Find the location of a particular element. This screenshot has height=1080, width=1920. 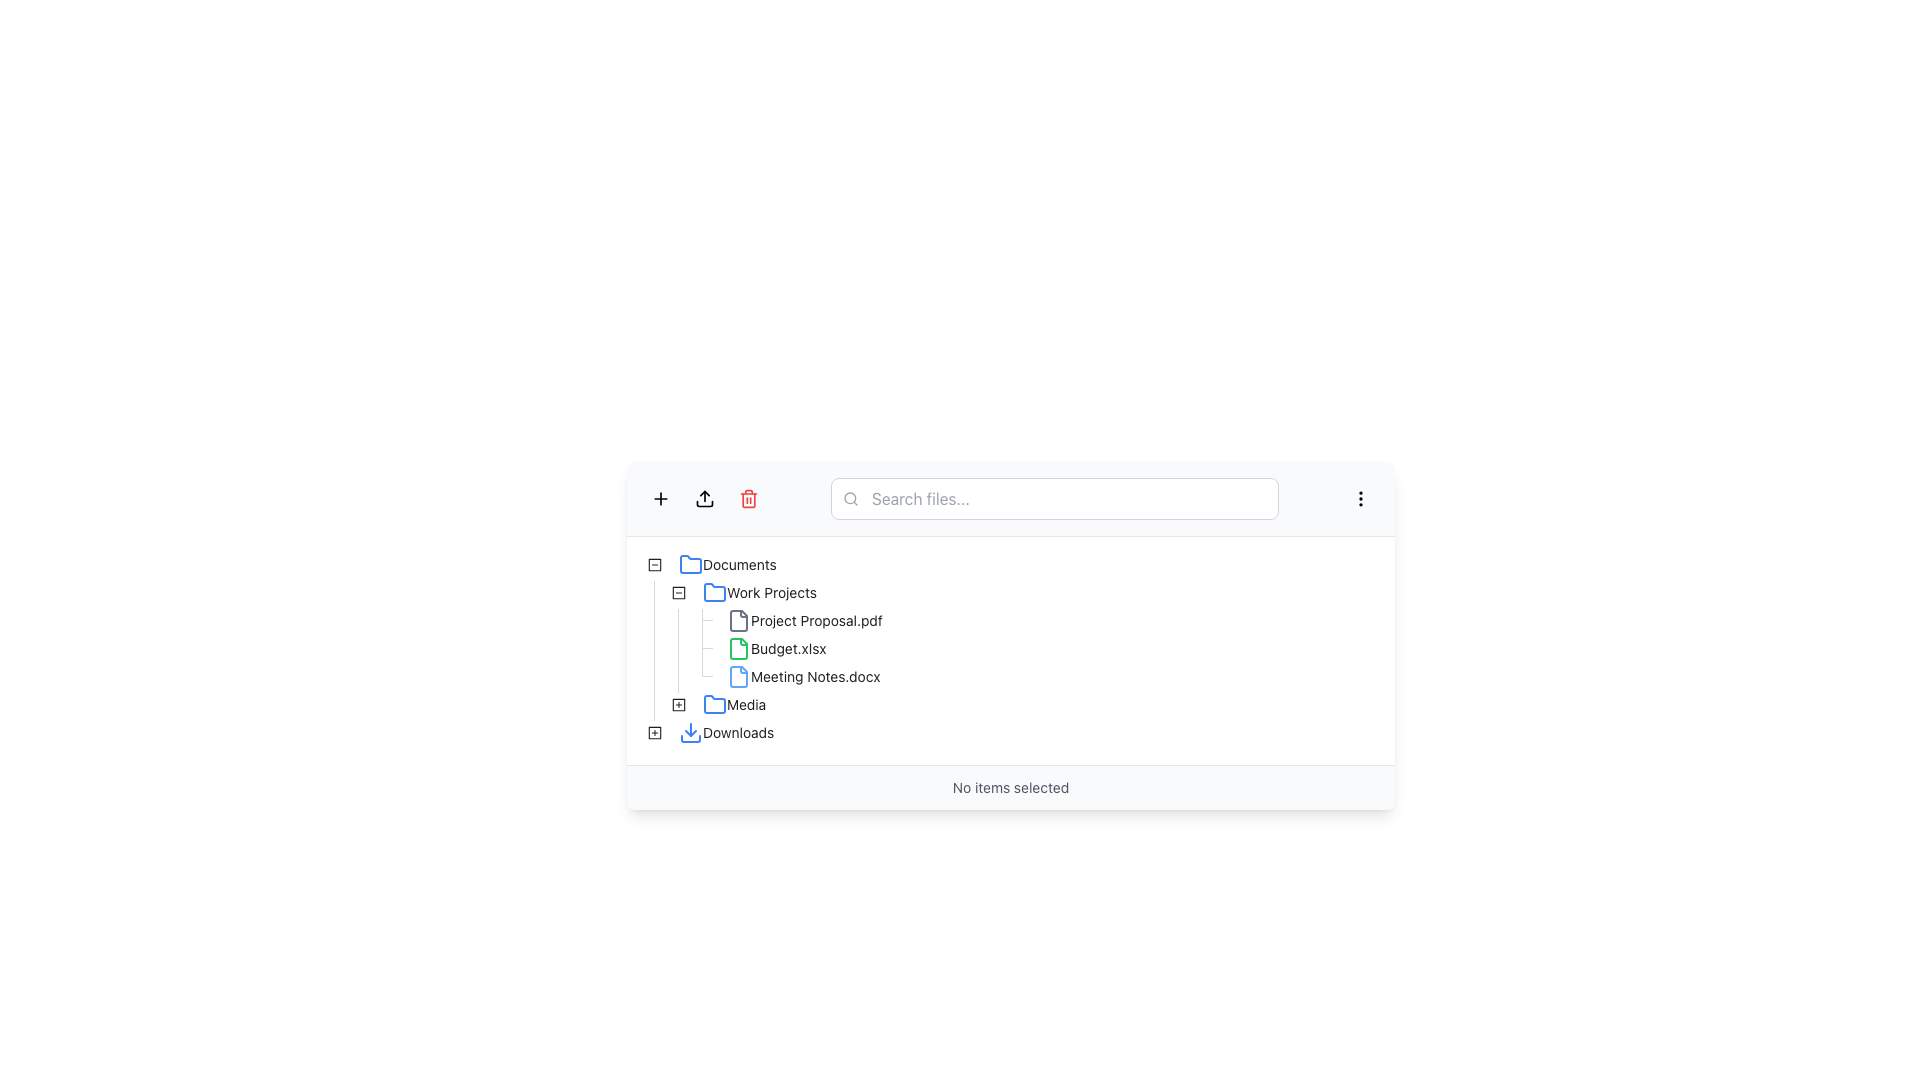

the 'Project Proposal.pdf' text label in the file tree is located at coordinates (816, 619).